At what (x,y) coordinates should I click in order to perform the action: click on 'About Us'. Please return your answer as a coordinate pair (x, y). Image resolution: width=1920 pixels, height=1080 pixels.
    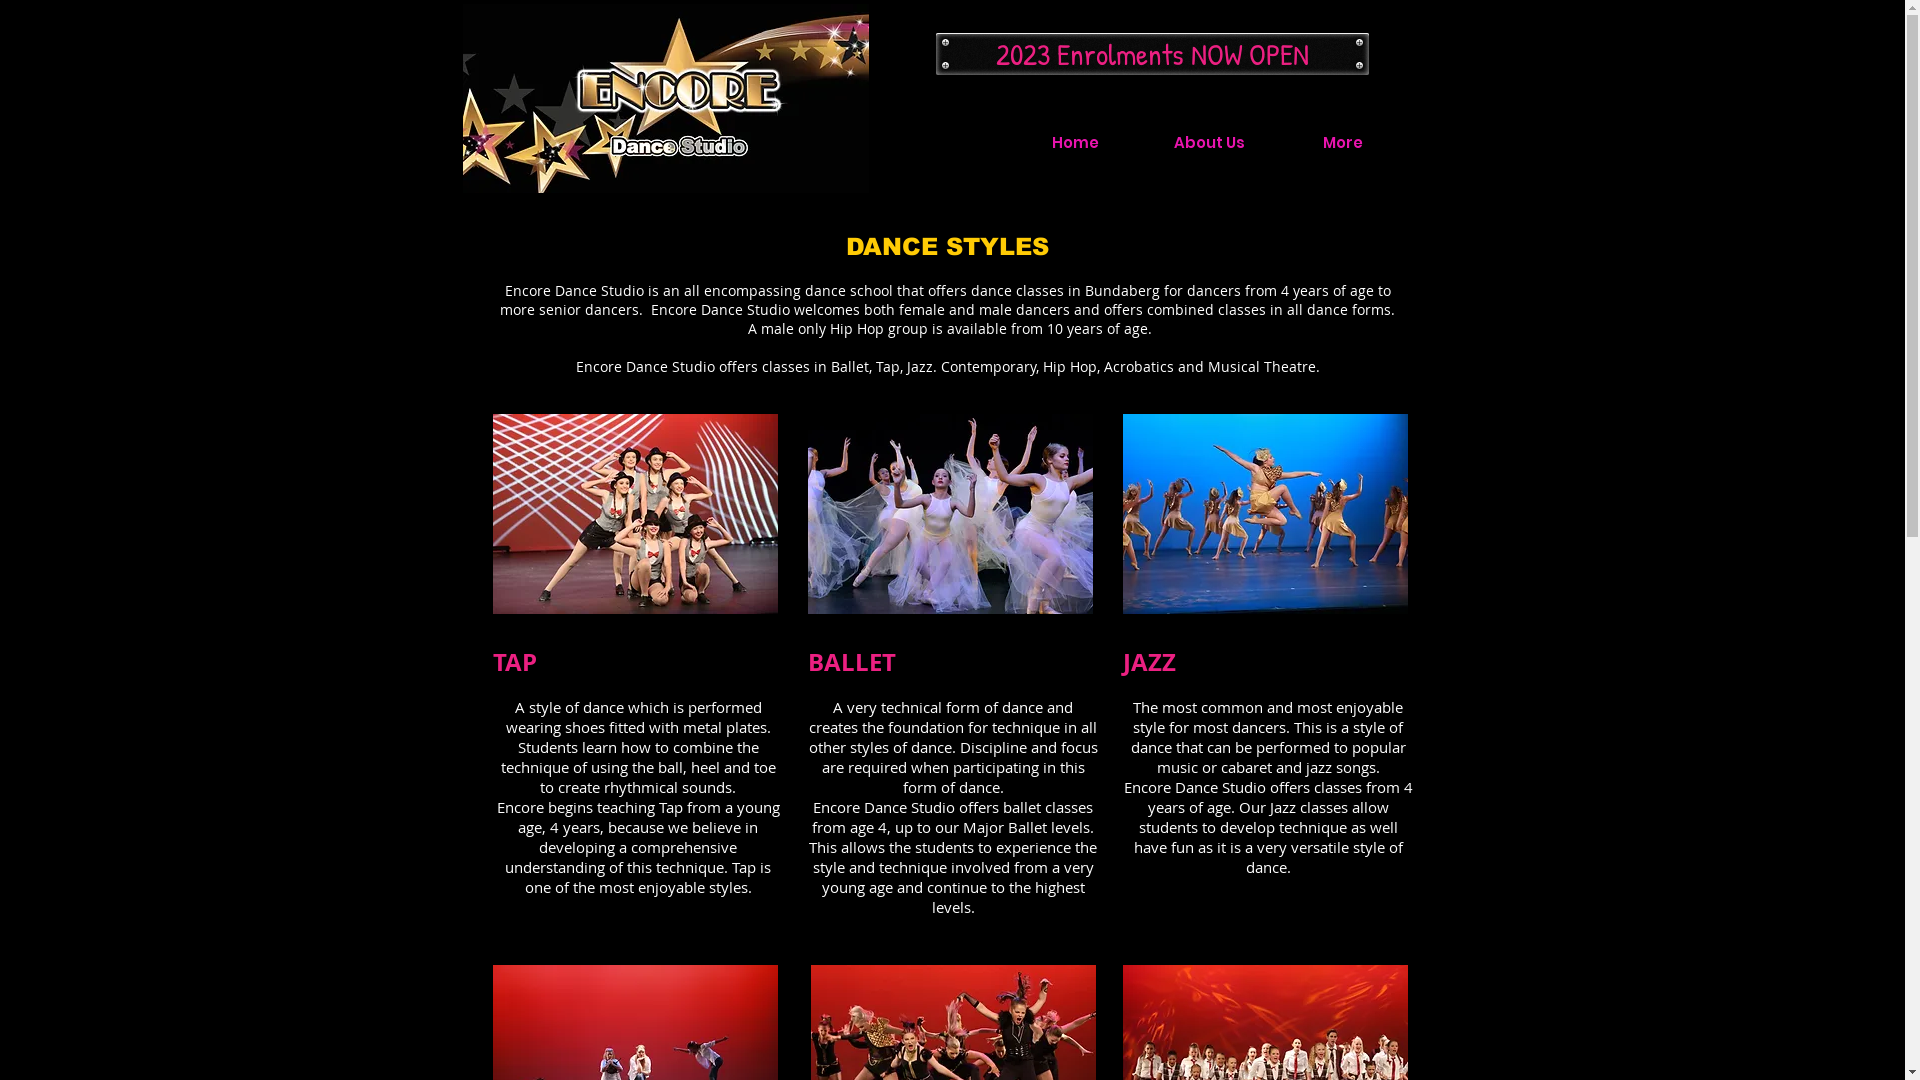
    Looking at the image, I should click on (1142, 141).